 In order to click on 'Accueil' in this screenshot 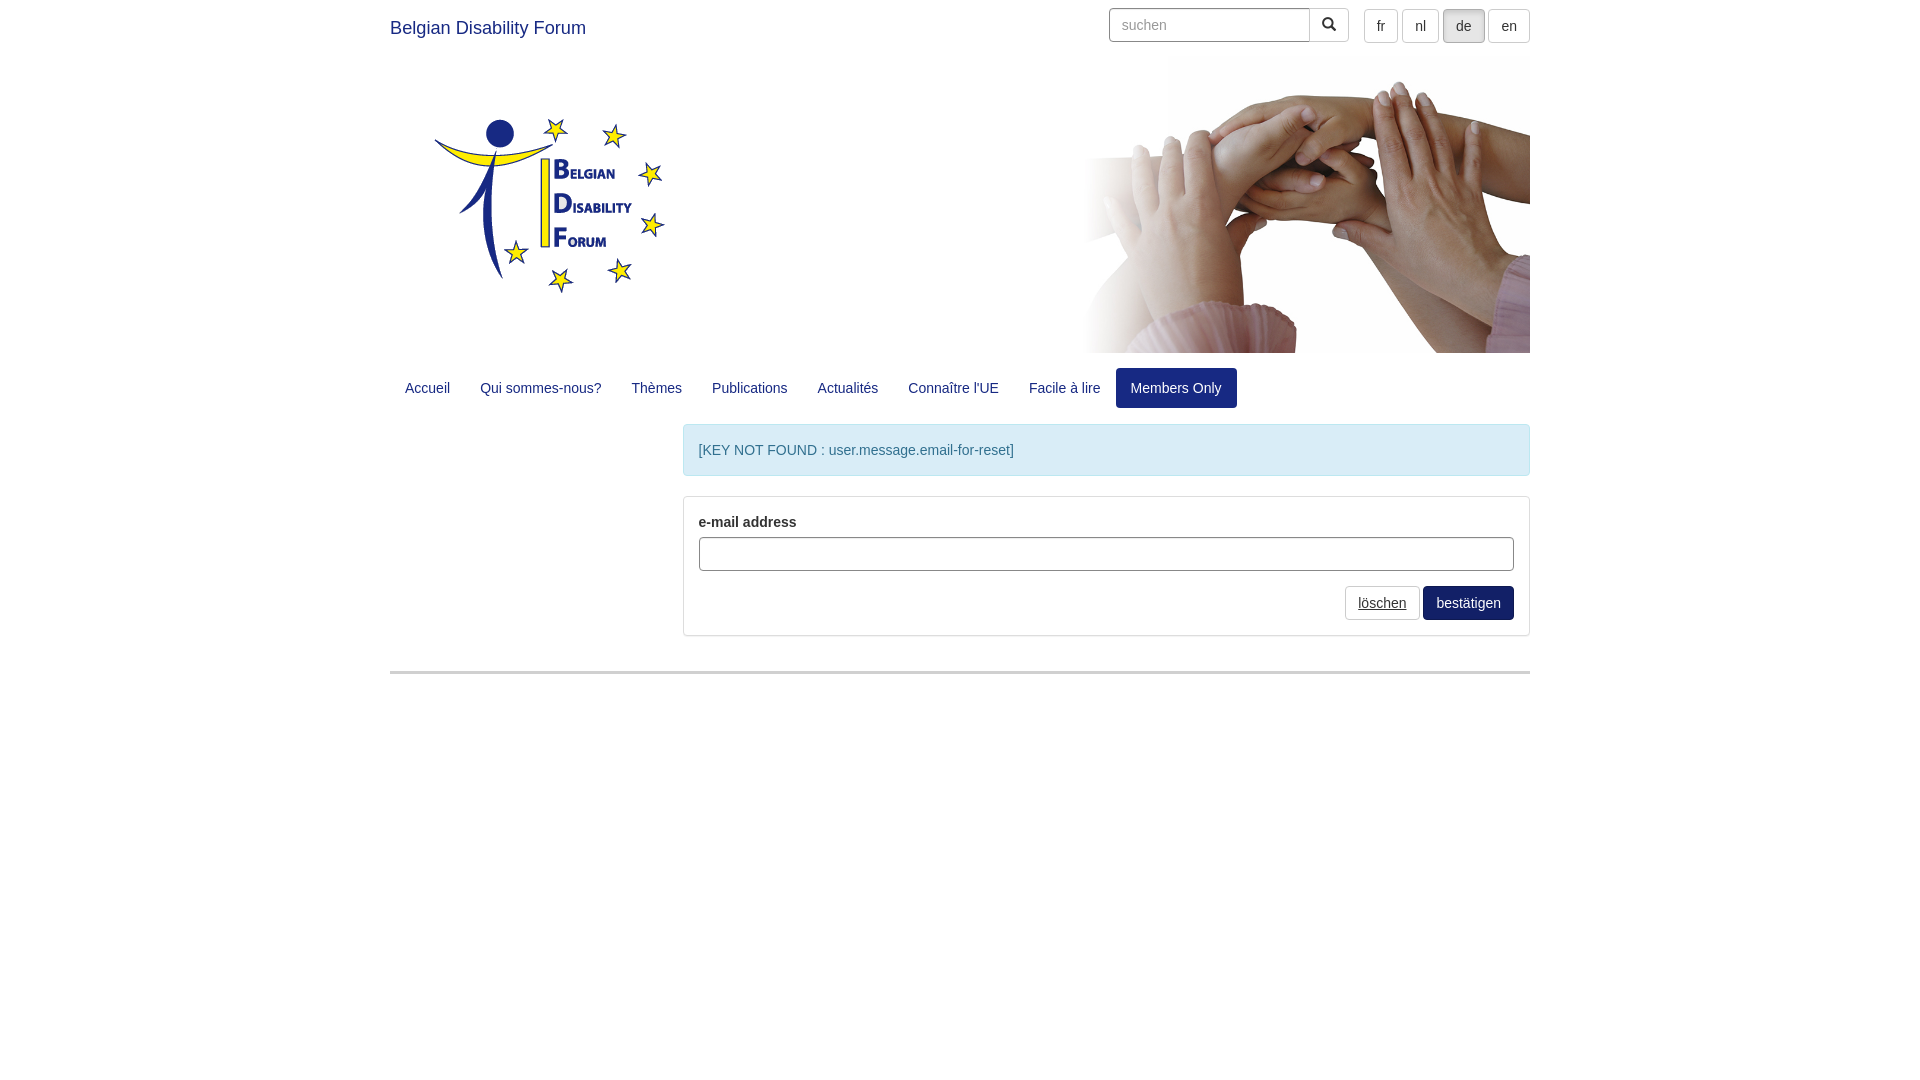, I will do `click(426, 388)`.